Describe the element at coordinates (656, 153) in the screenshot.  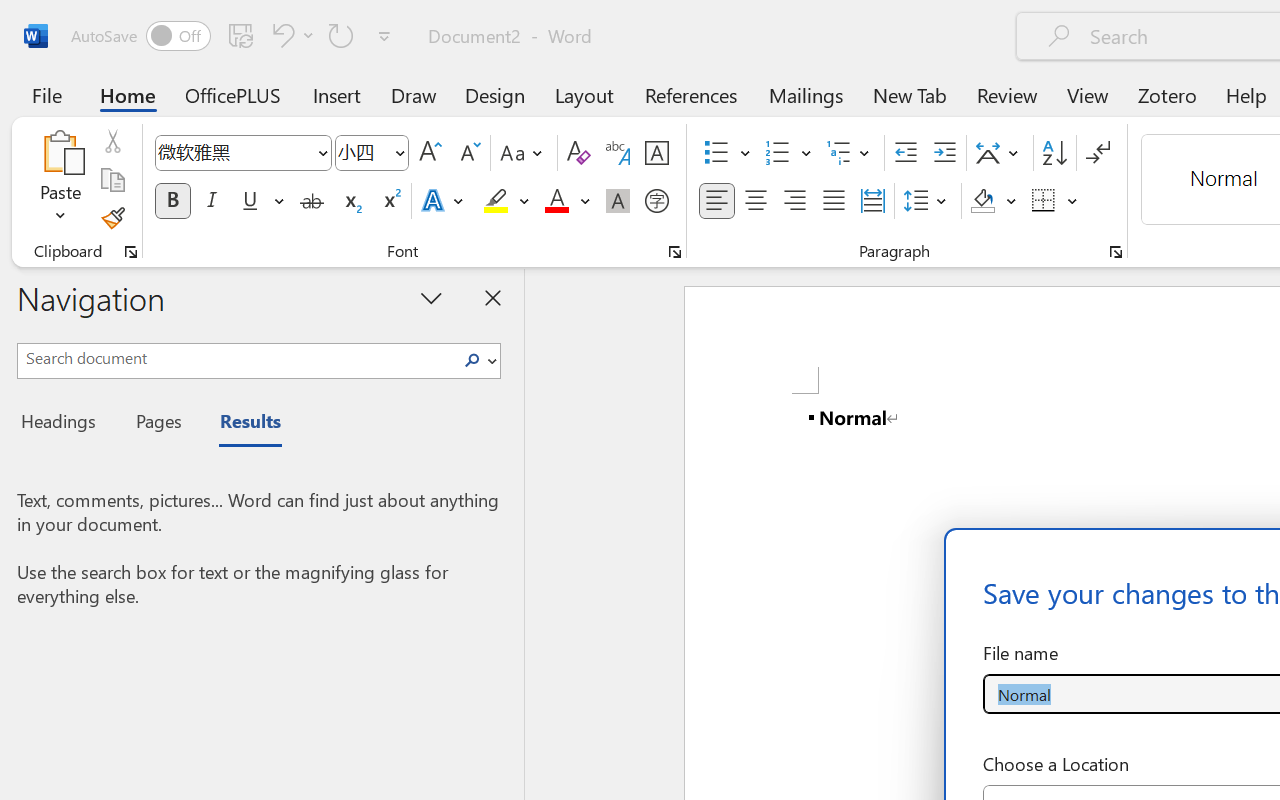
I see `'Character Border'` at that location.